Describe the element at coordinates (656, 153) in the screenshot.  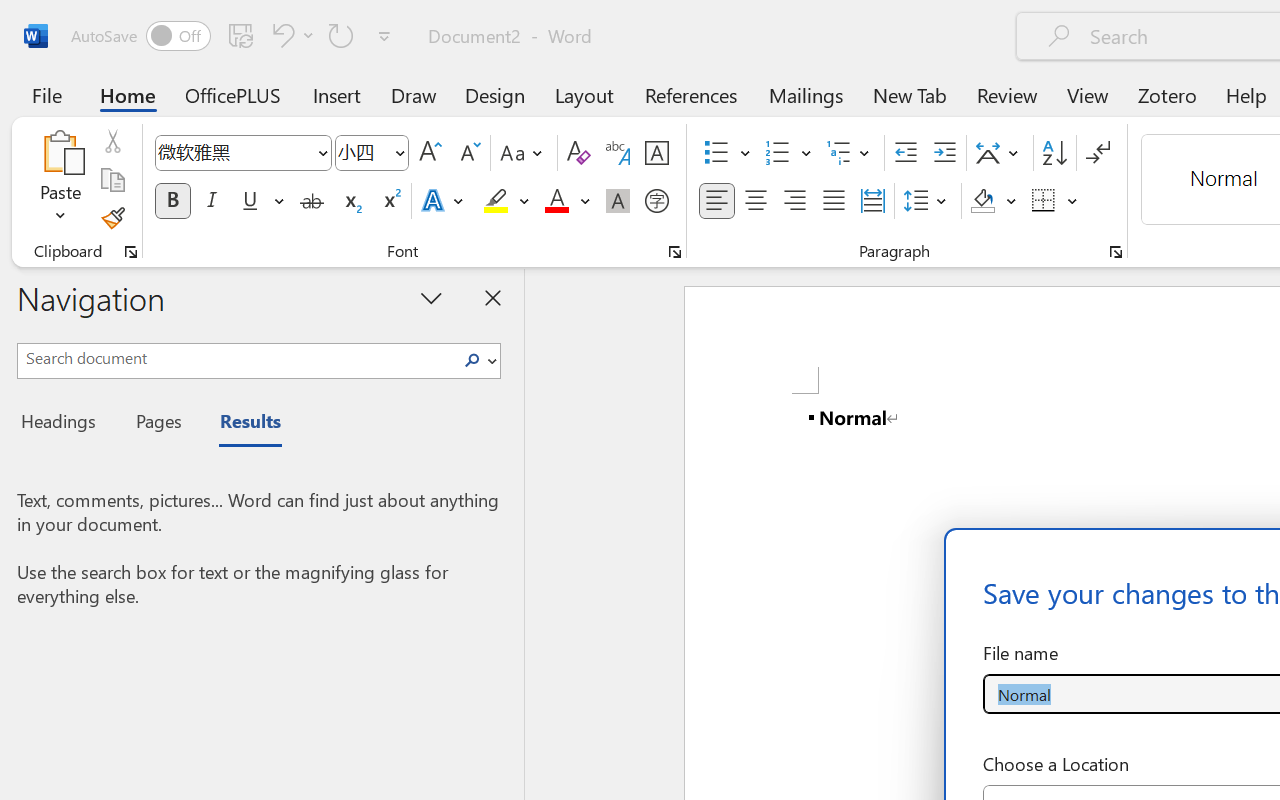
I see `'Character Border'` at that location.